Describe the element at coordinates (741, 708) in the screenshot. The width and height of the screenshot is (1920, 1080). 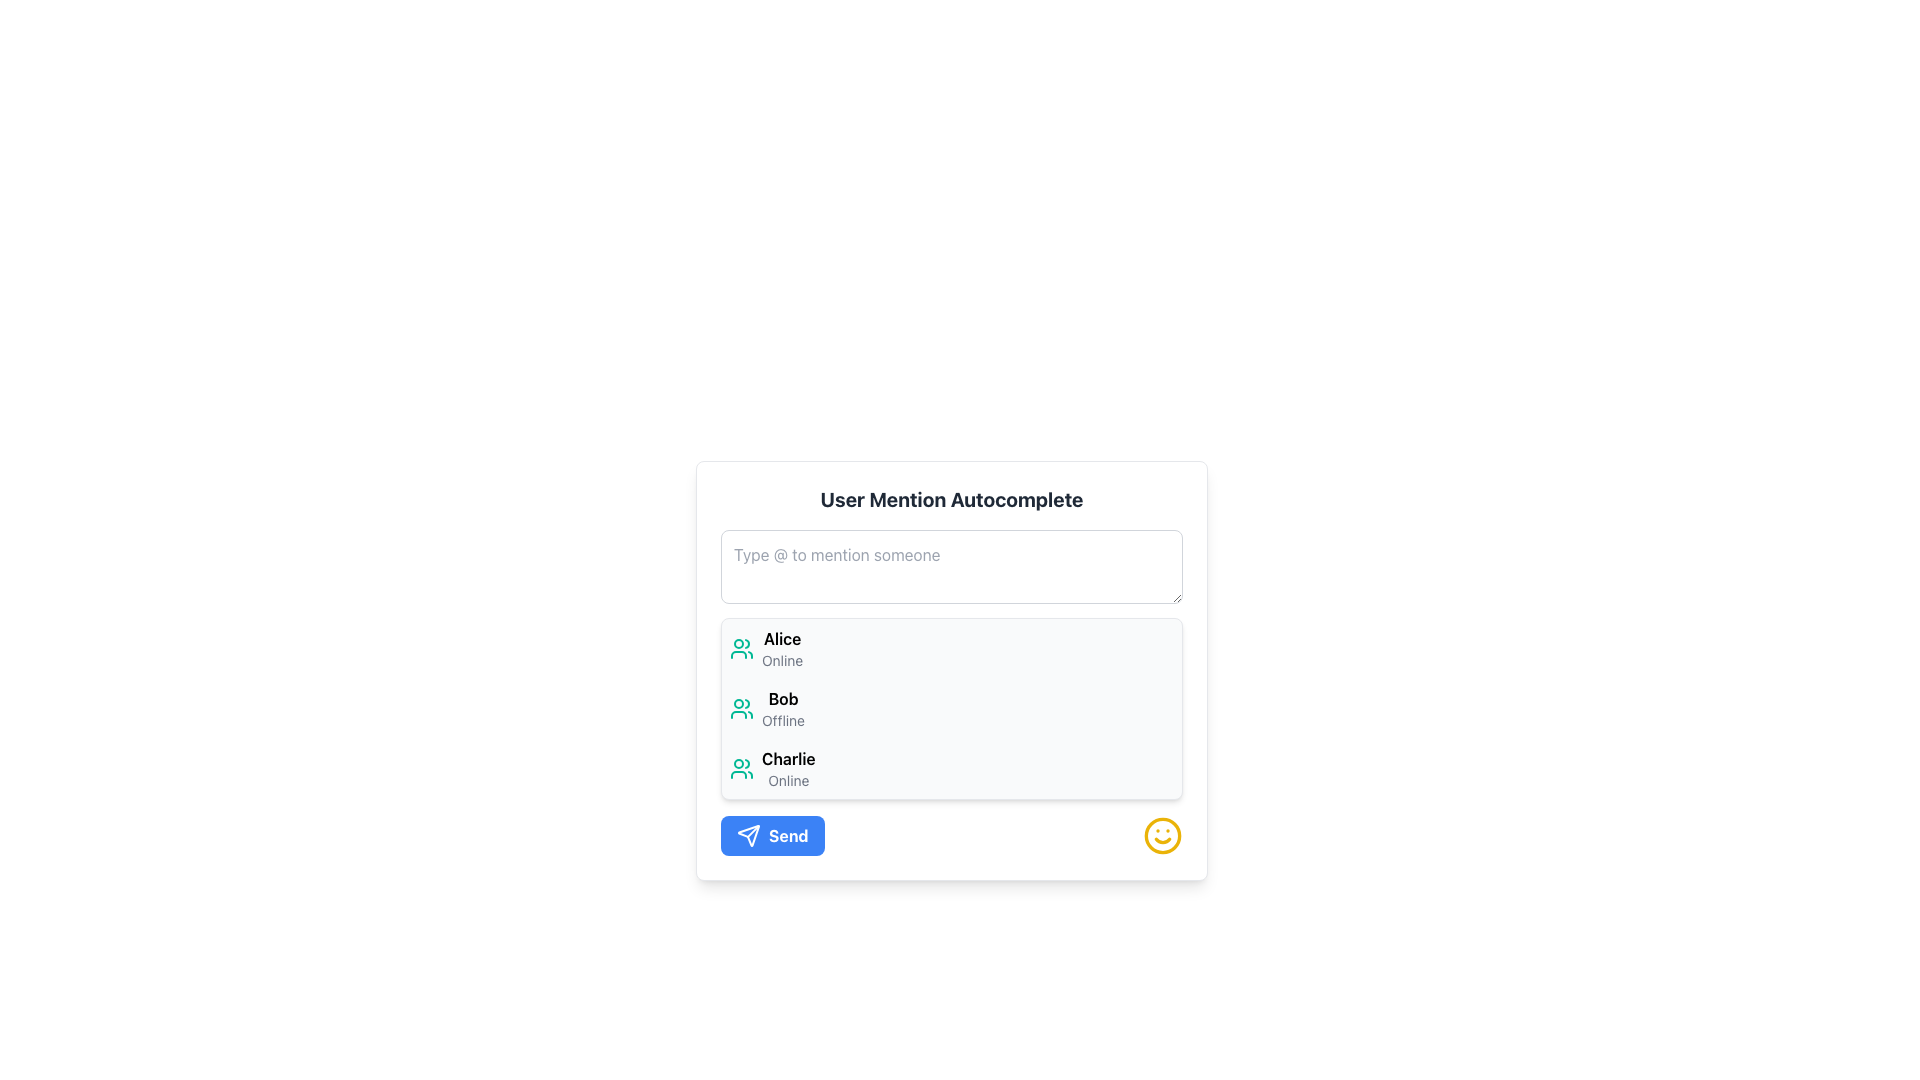
I see `the Decorative Icon representing a group of users for 'Bob', which is a green icon with rounded edges located to the left of the text 'Bob' and 'Offline'` at that location.